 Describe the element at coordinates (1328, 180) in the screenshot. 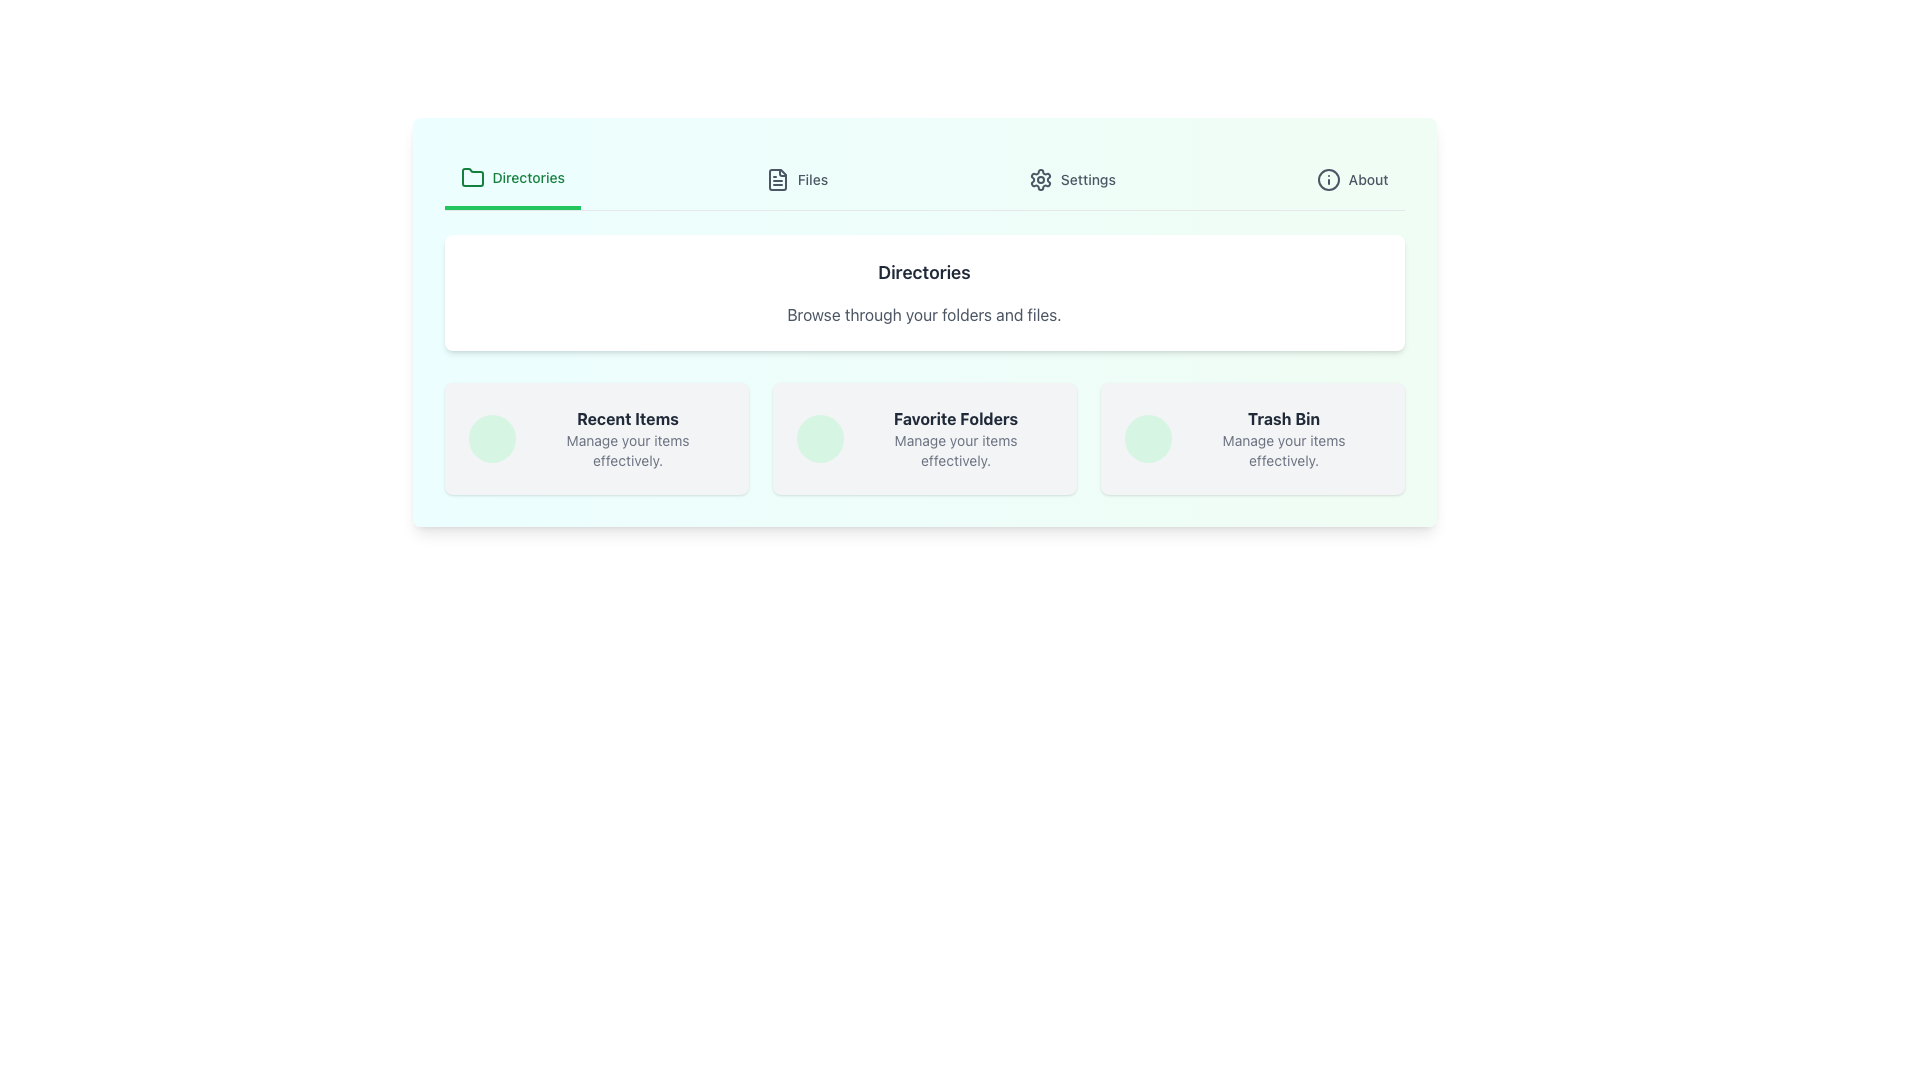

I see `the information icon located in the 'About' section of the horizontal navigation menu at the top of the interface` at that location.